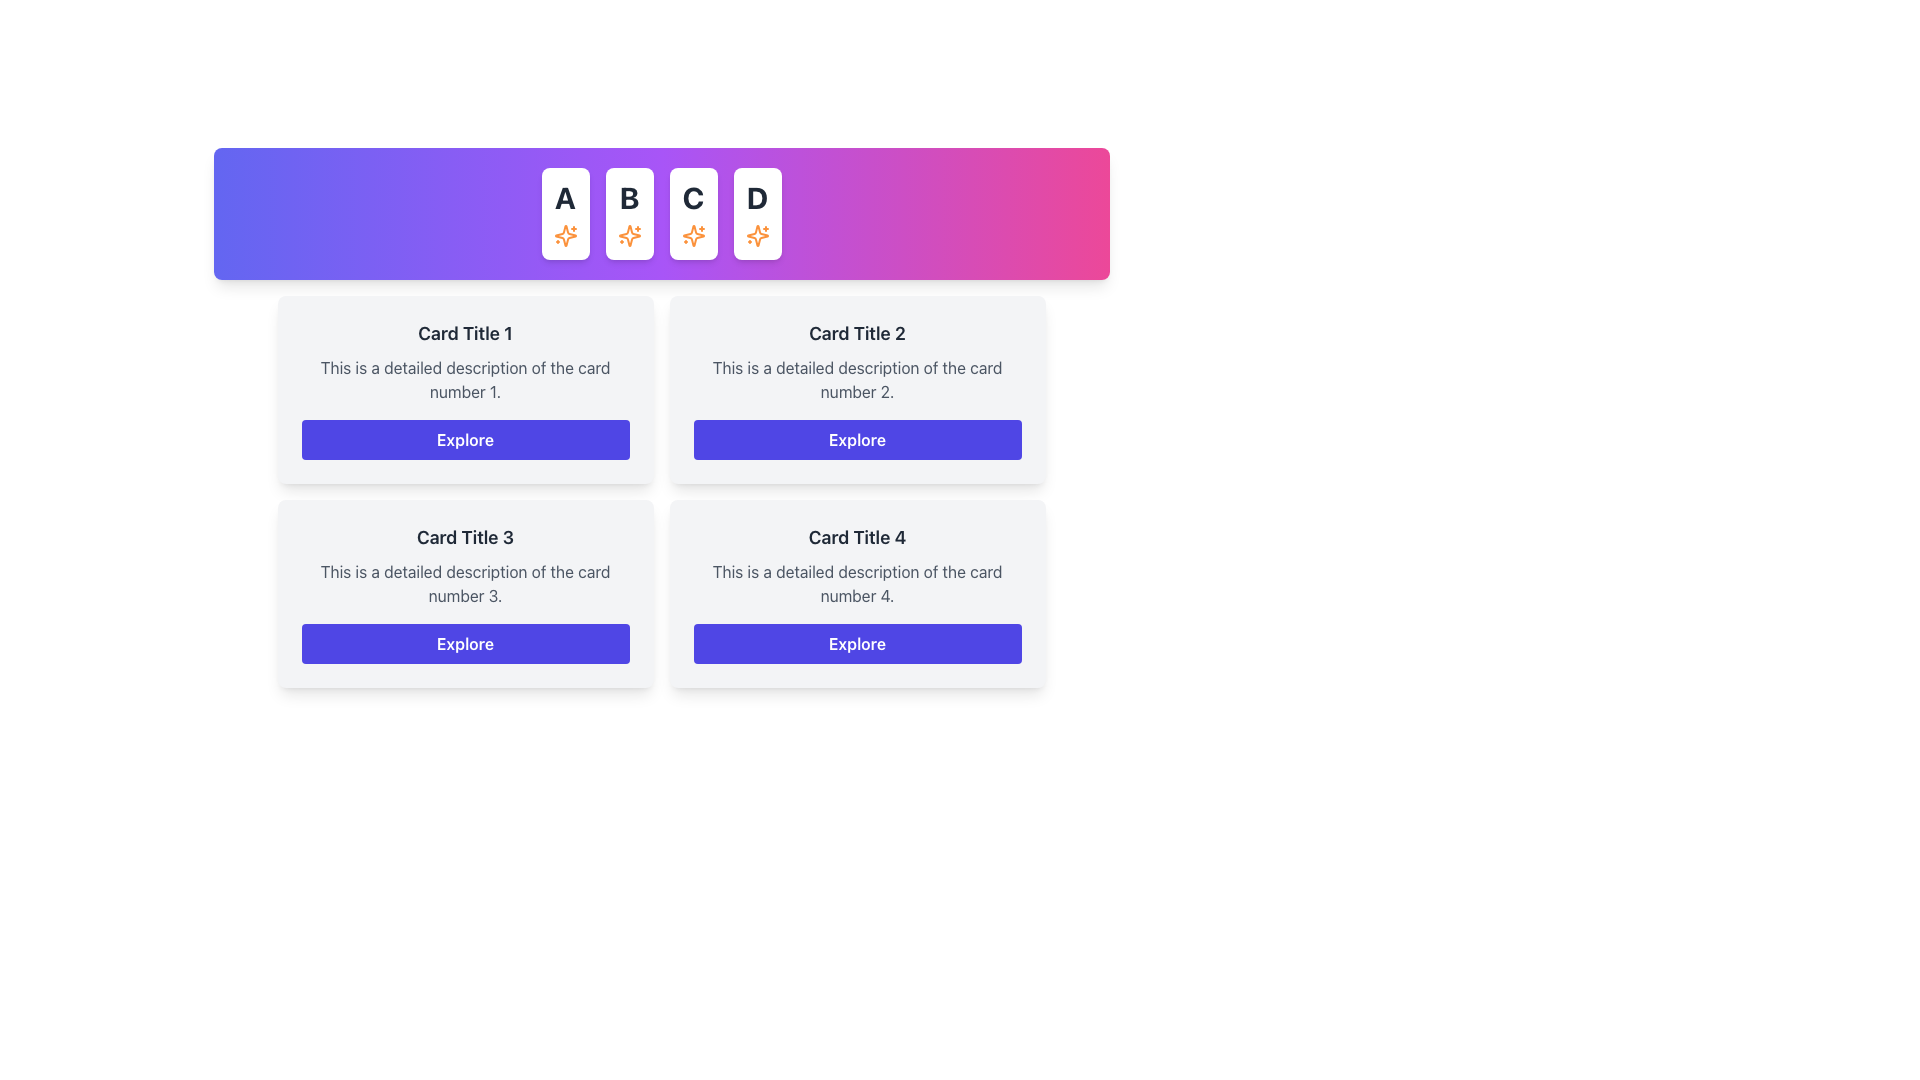 The width and height of the screenshot is (1920, 1080). Describe the element at coordinates (756, 234) in the screenshot. I see `the decorative icon located in the top row of the fourth card under the letter 'D', which serves as an indicative functionality or category icon` at that location.